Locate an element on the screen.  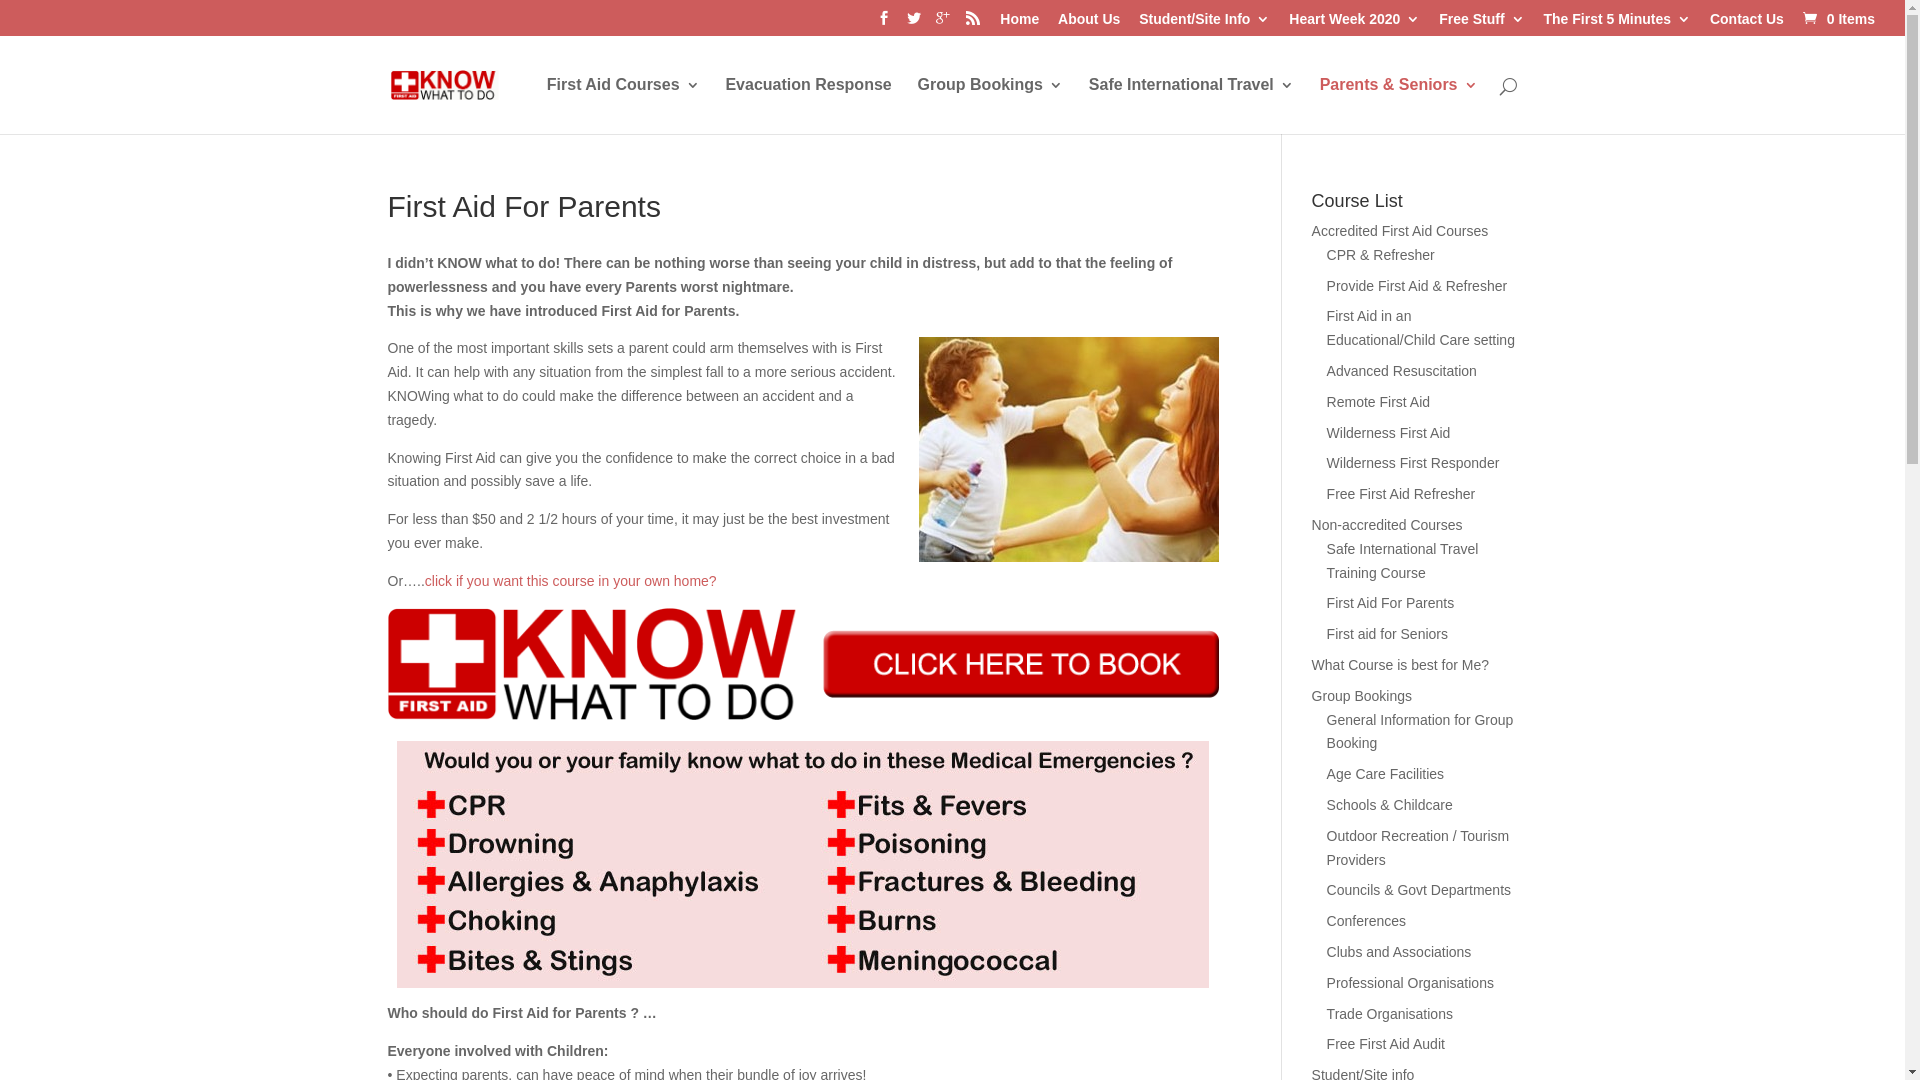
'Safe International Travel Training Course' is located at coordinates (1401, 560).